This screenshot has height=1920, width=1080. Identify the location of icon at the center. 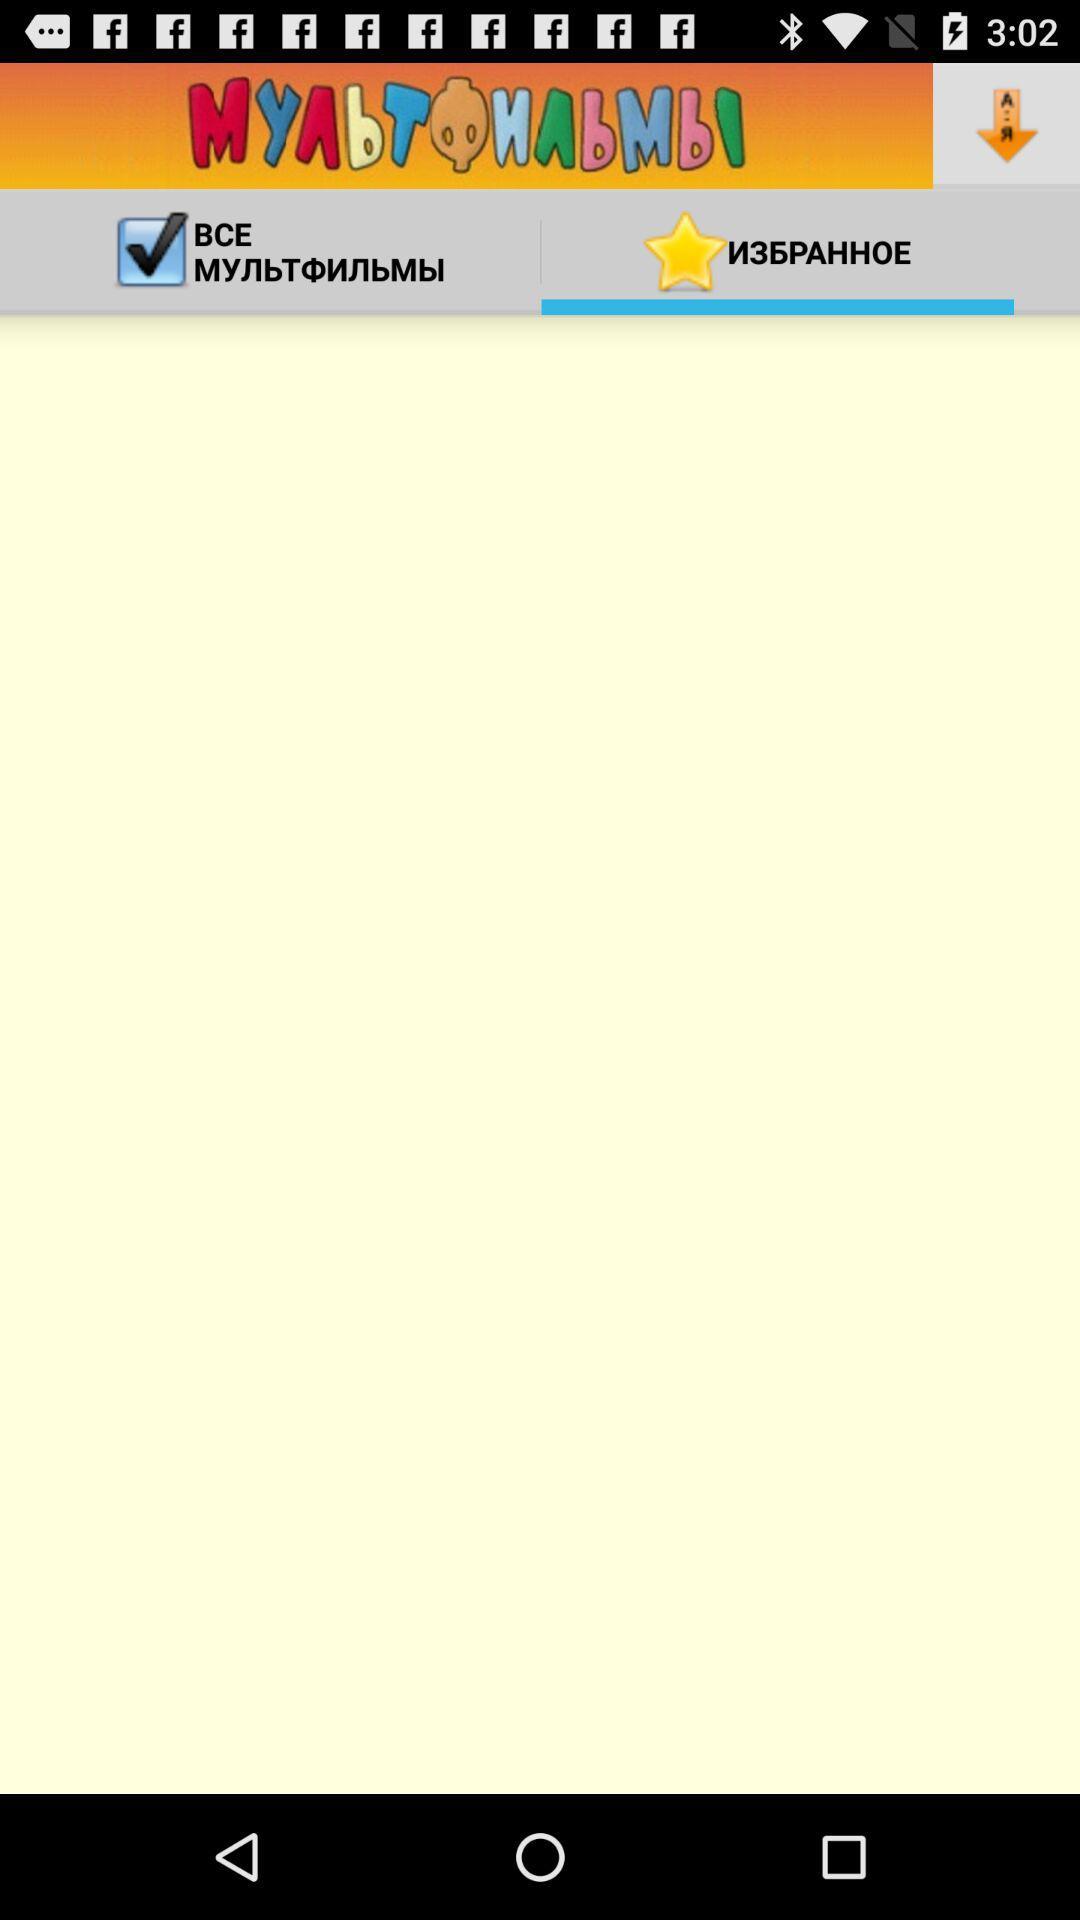
(540, 1053).